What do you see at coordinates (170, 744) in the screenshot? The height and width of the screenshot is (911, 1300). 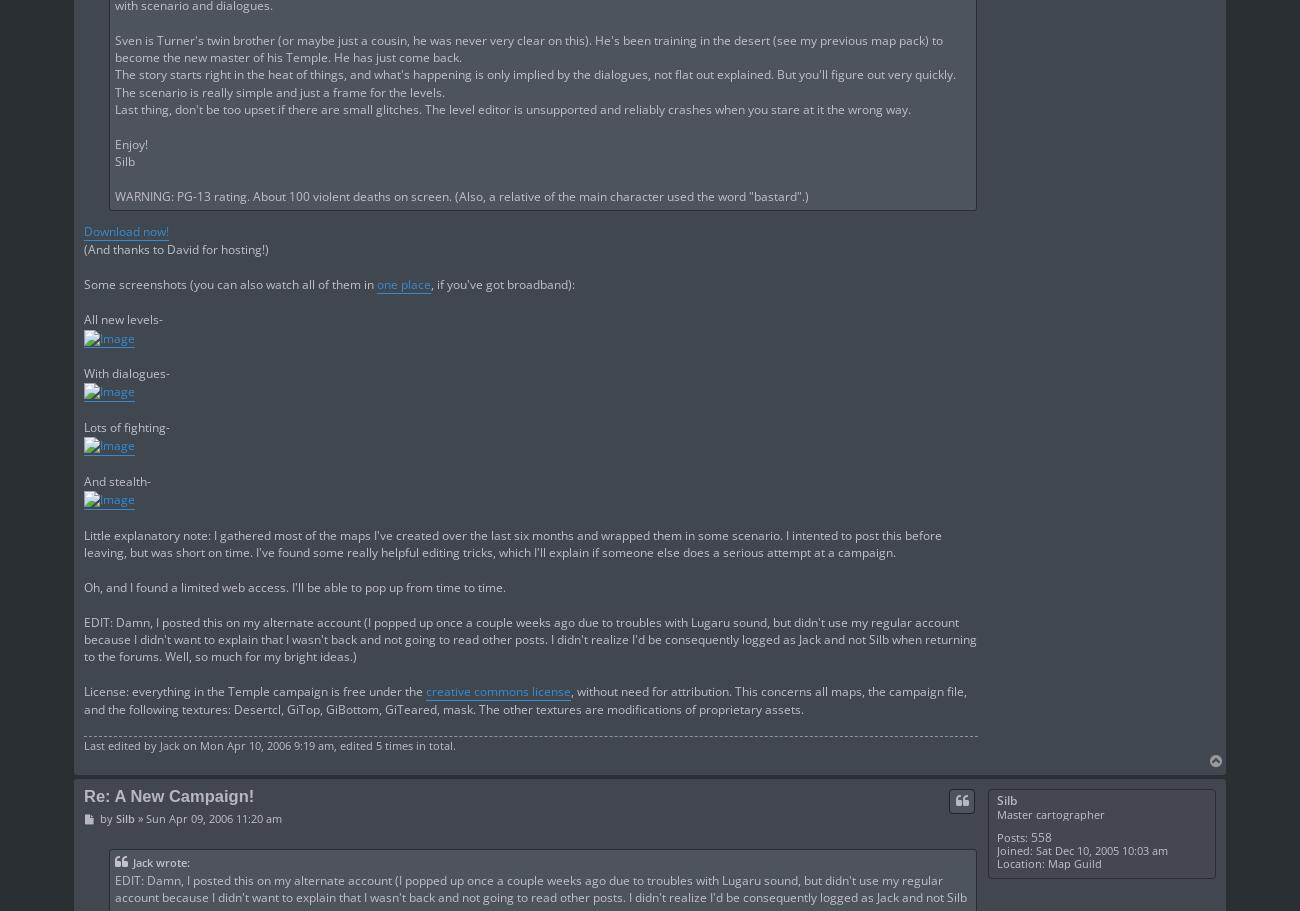 I see `'Jack'` at bounding box center [170, 744].